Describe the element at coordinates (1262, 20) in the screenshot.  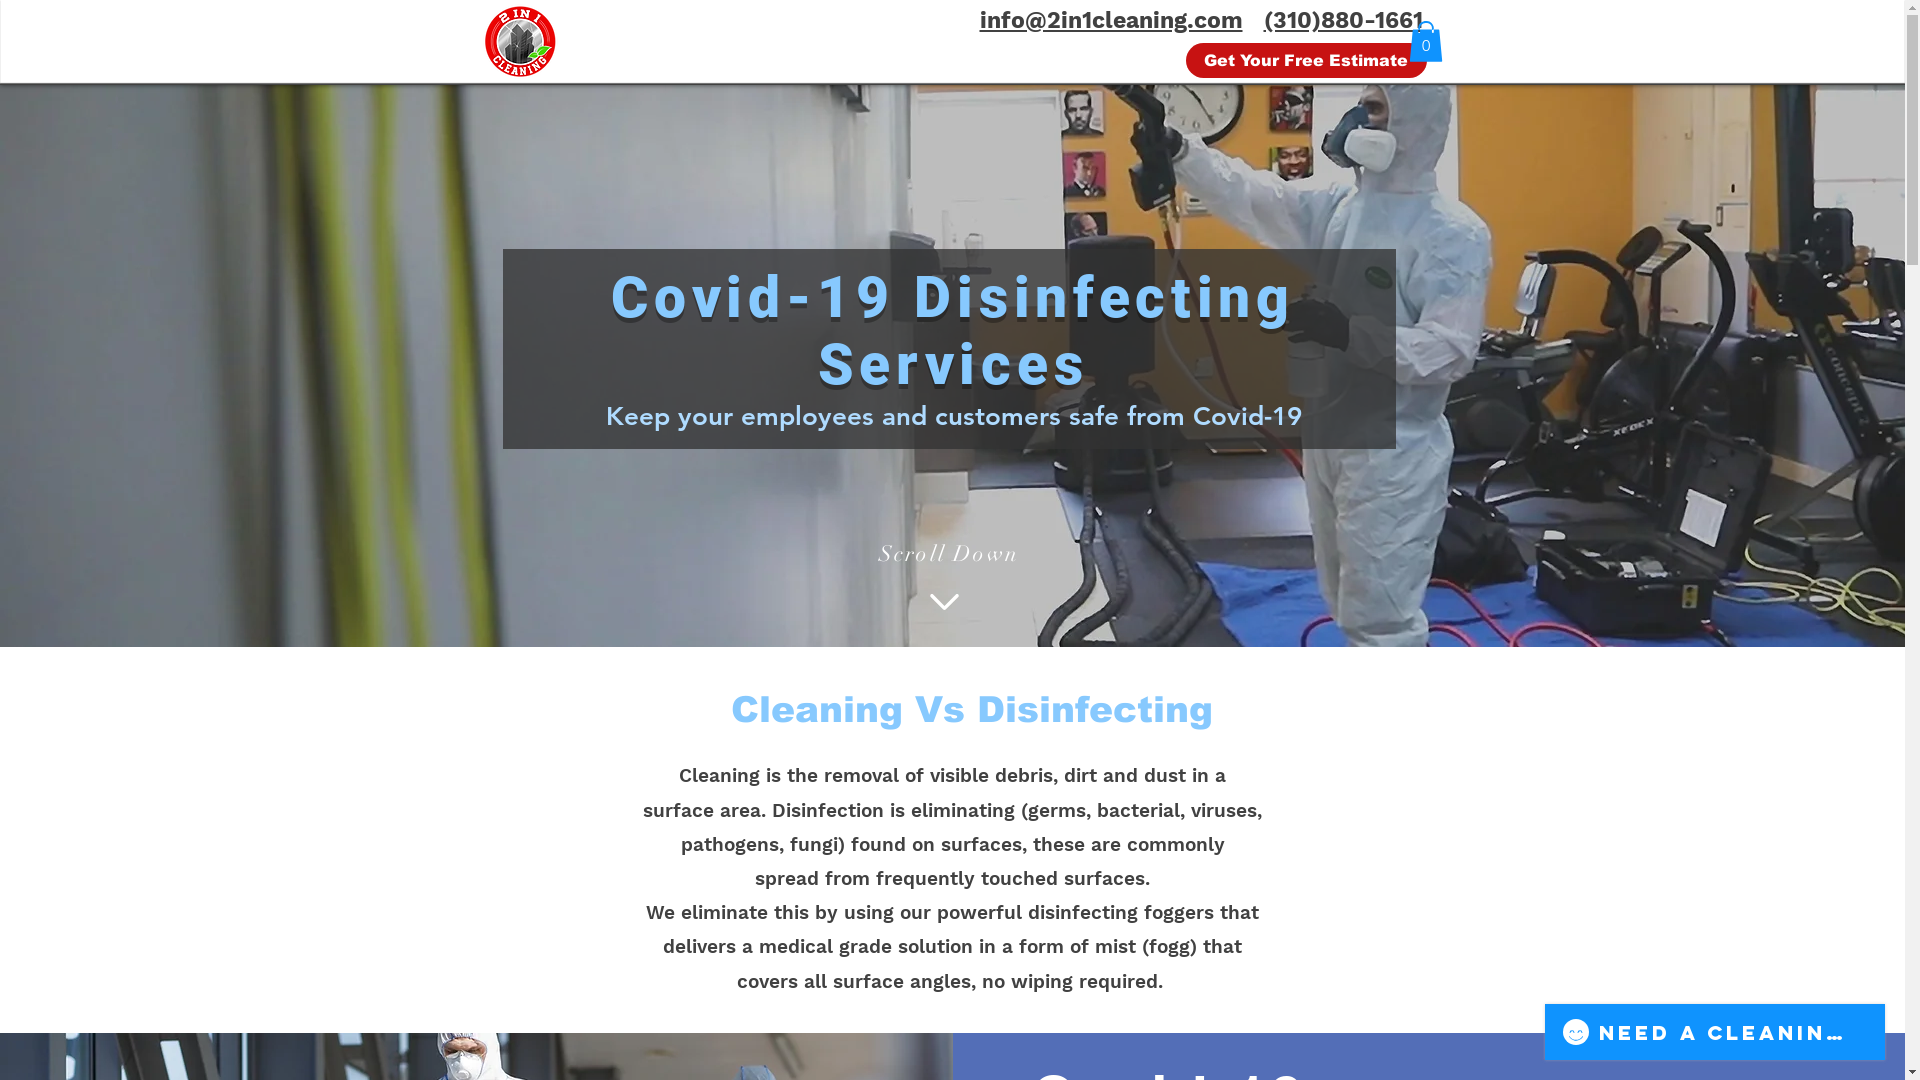
I see `'(310)880-1661'` at that location.